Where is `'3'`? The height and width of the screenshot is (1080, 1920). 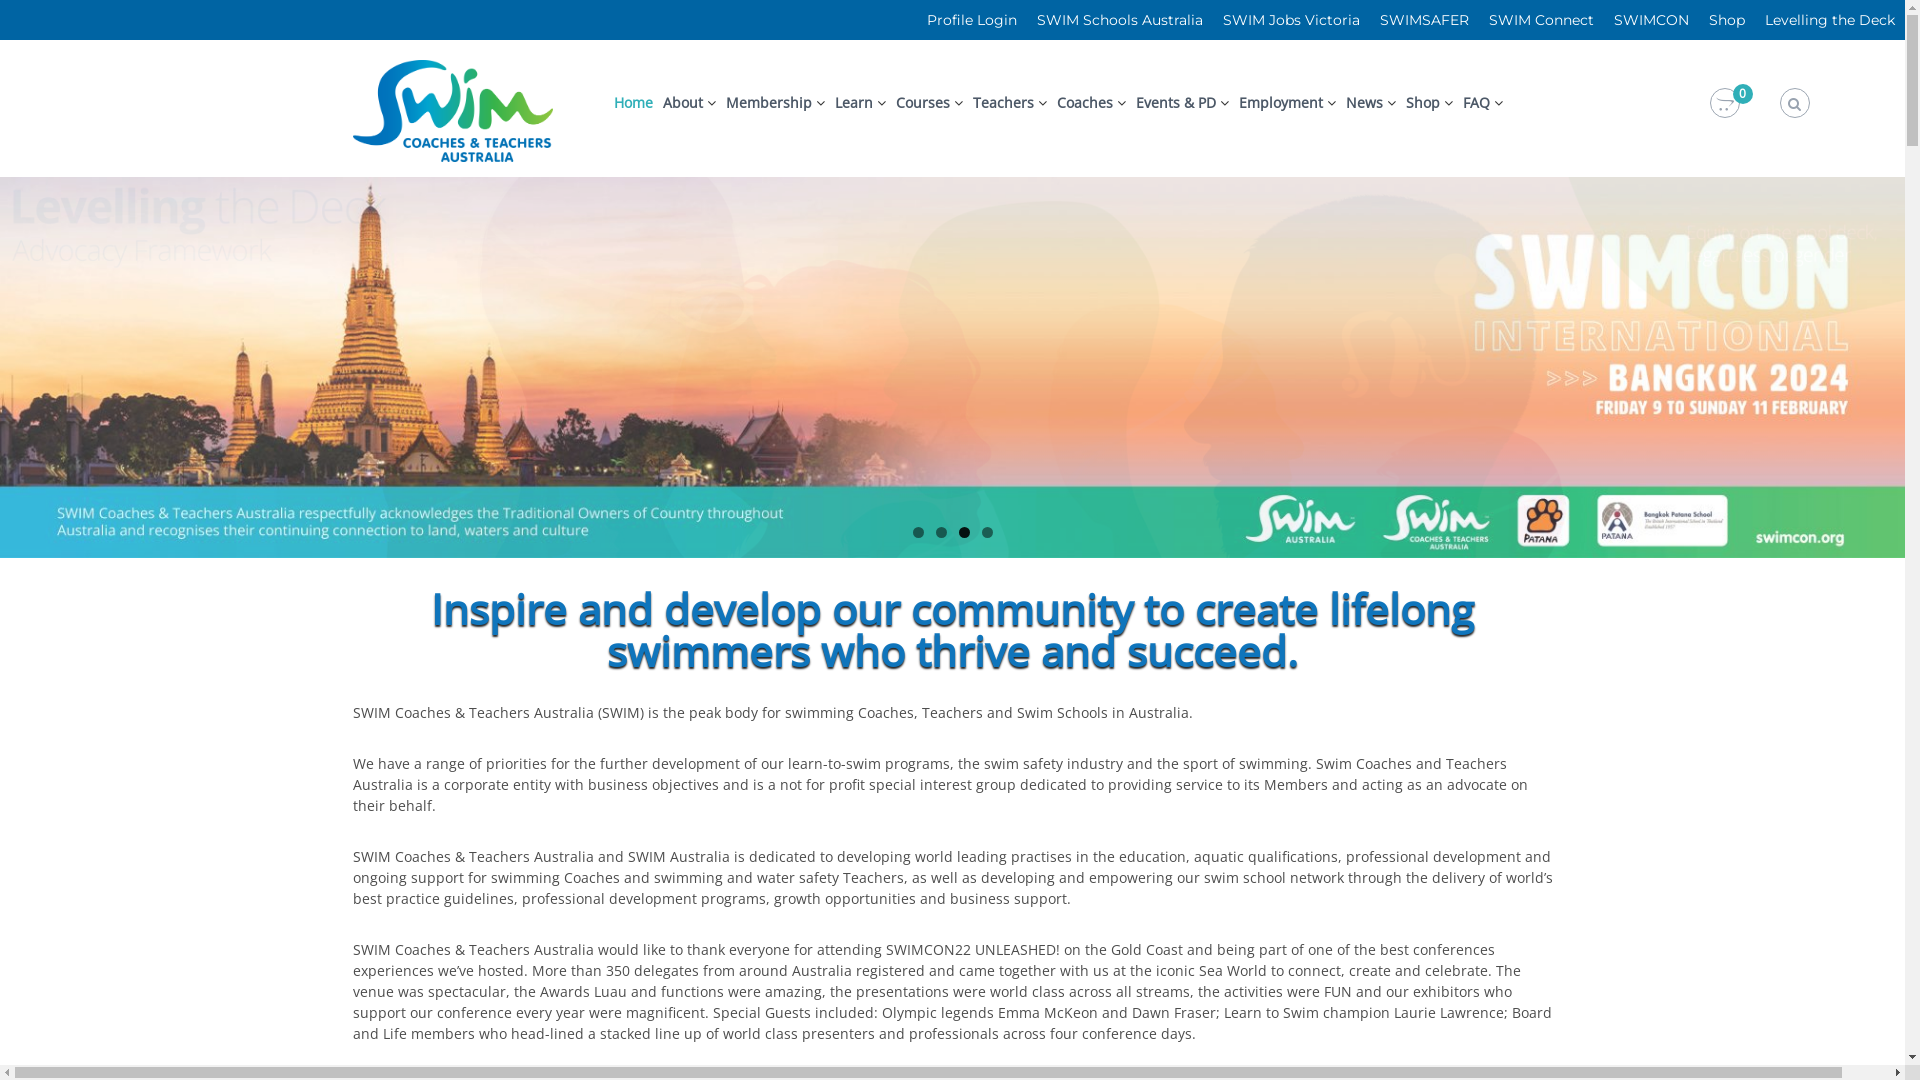 '3' is located at coordinates (963, 531).